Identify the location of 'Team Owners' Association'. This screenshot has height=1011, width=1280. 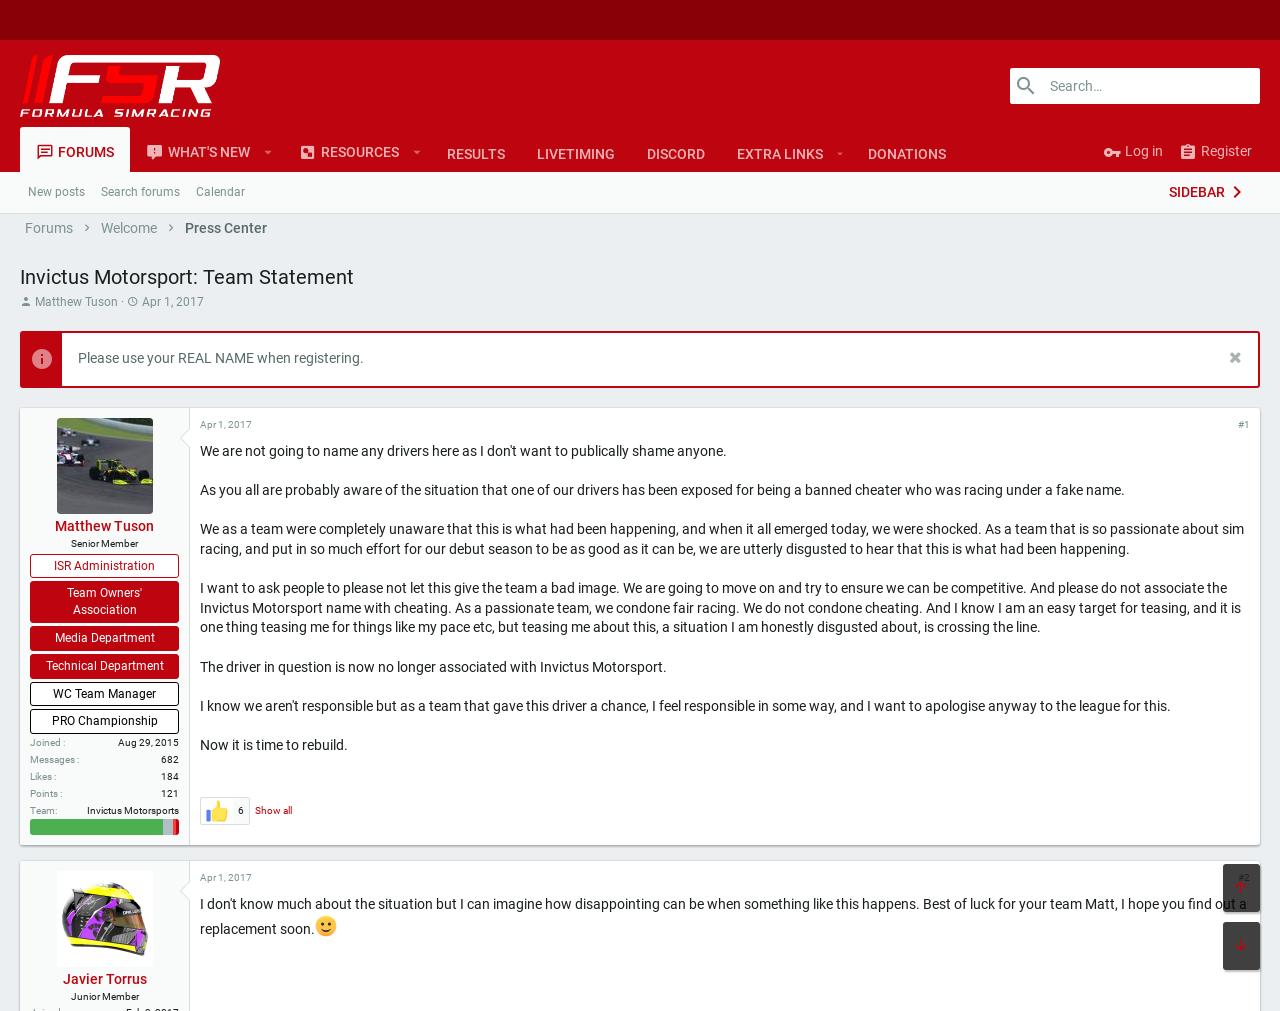
(66, 601).